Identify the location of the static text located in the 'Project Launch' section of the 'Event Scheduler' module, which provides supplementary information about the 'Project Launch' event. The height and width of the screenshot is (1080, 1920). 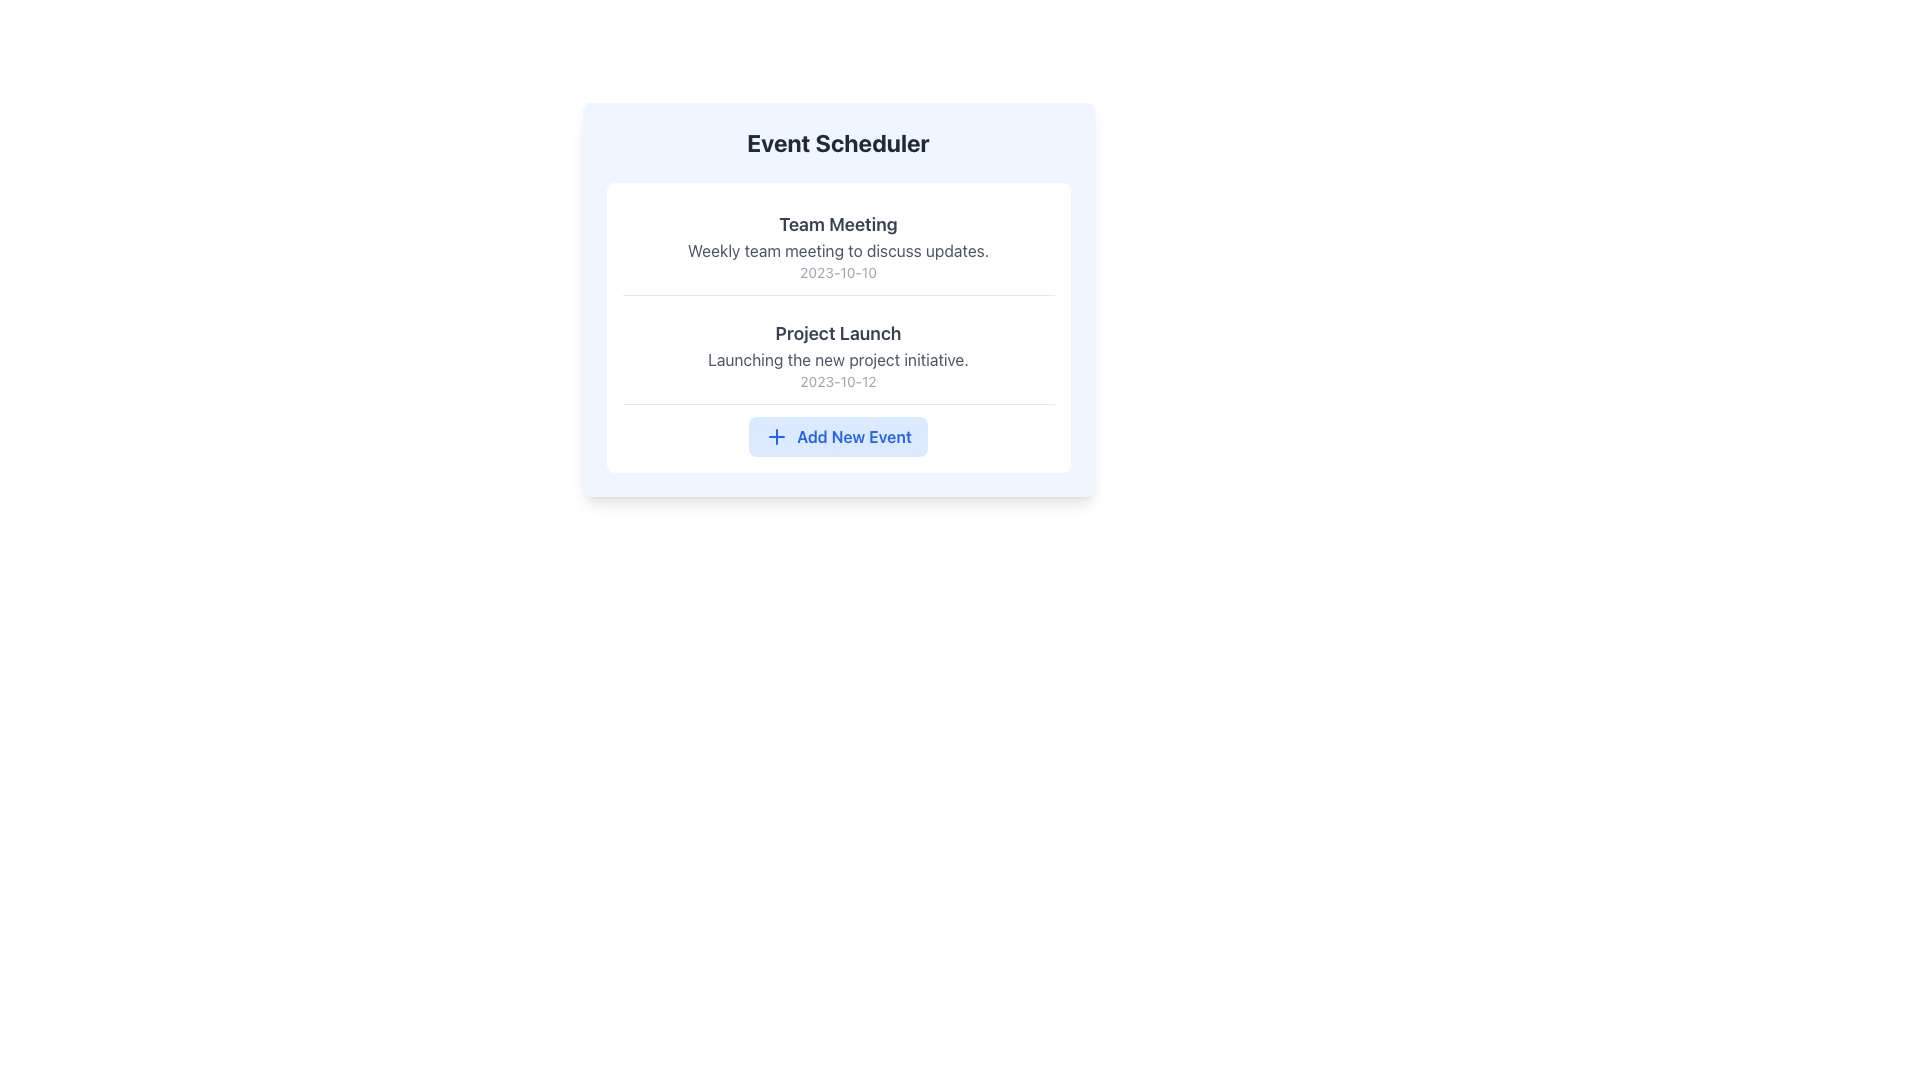
(838, 358).